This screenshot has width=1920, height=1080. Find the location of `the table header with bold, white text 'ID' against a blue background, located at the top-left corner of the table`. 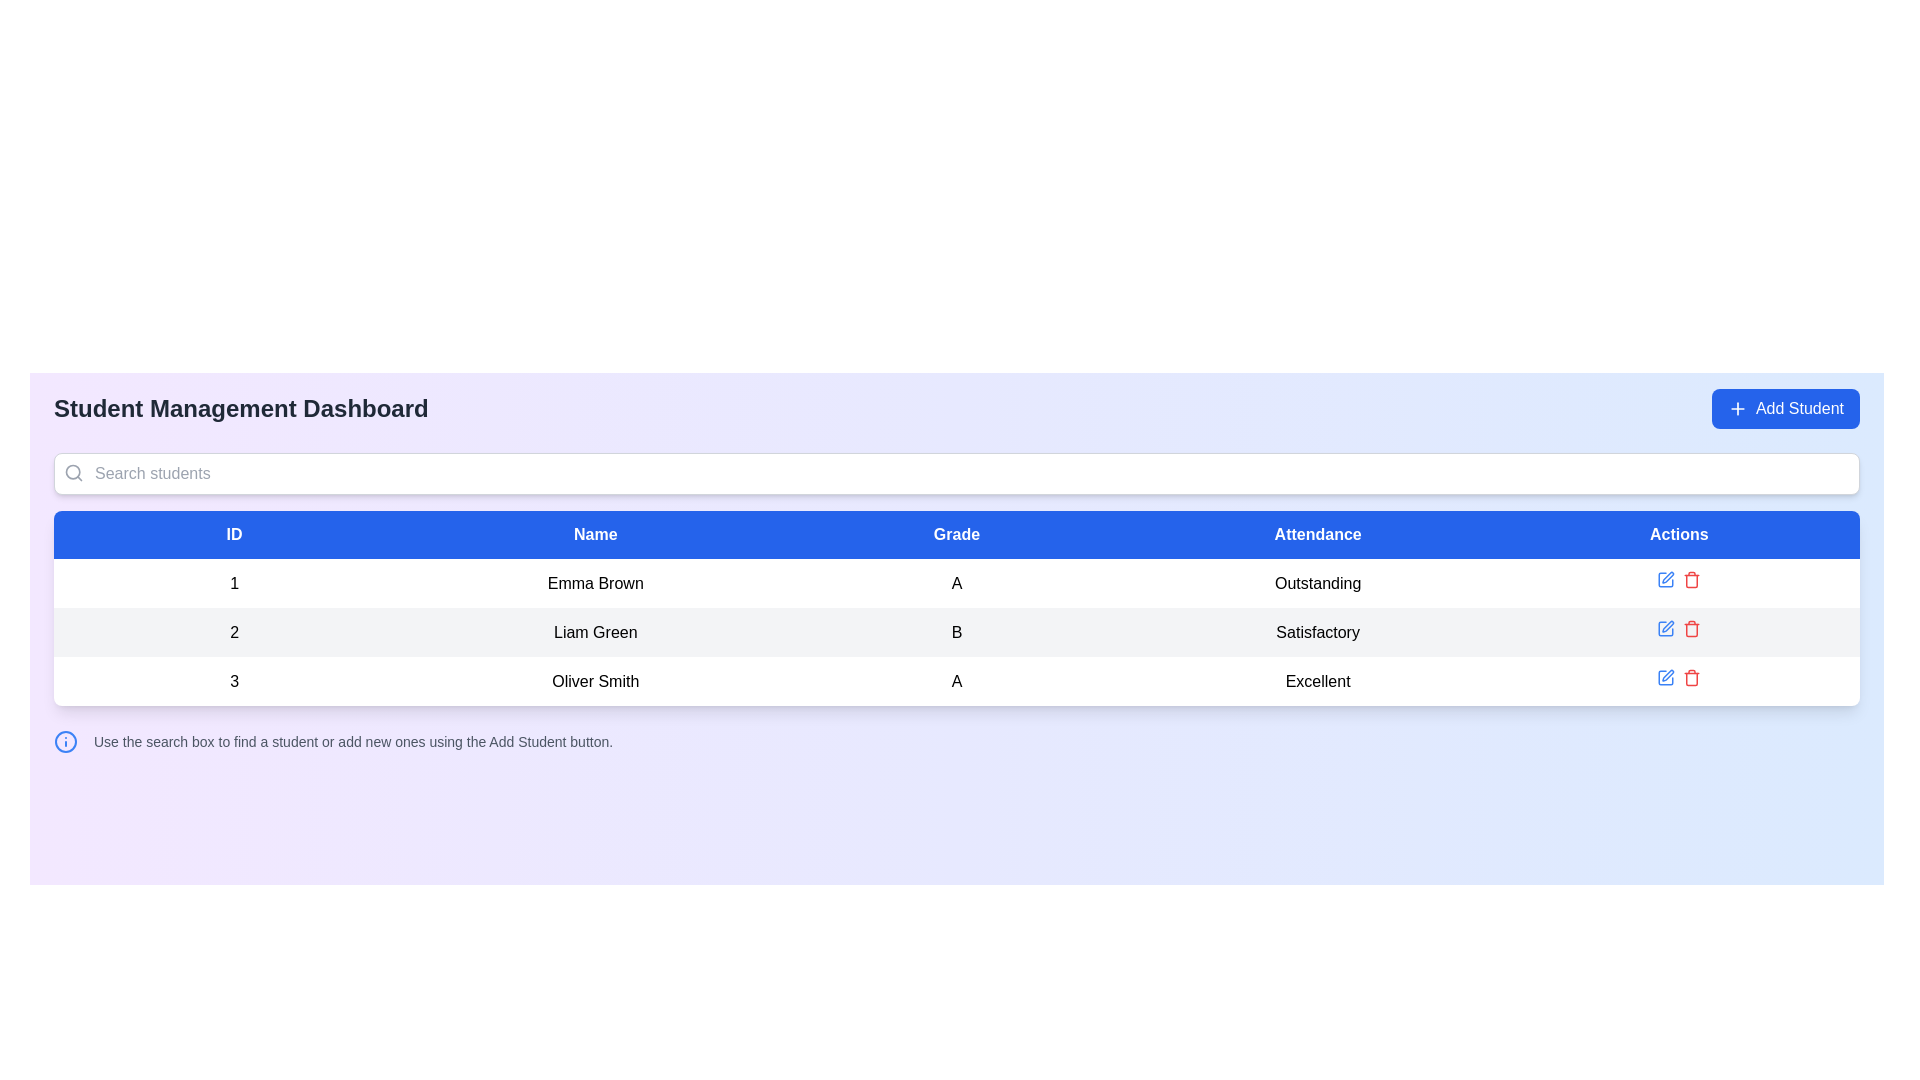

the table header with bold, white text 'ID' against a blue background, located at the top-left corner of the table is located at coordinates (234, 534).